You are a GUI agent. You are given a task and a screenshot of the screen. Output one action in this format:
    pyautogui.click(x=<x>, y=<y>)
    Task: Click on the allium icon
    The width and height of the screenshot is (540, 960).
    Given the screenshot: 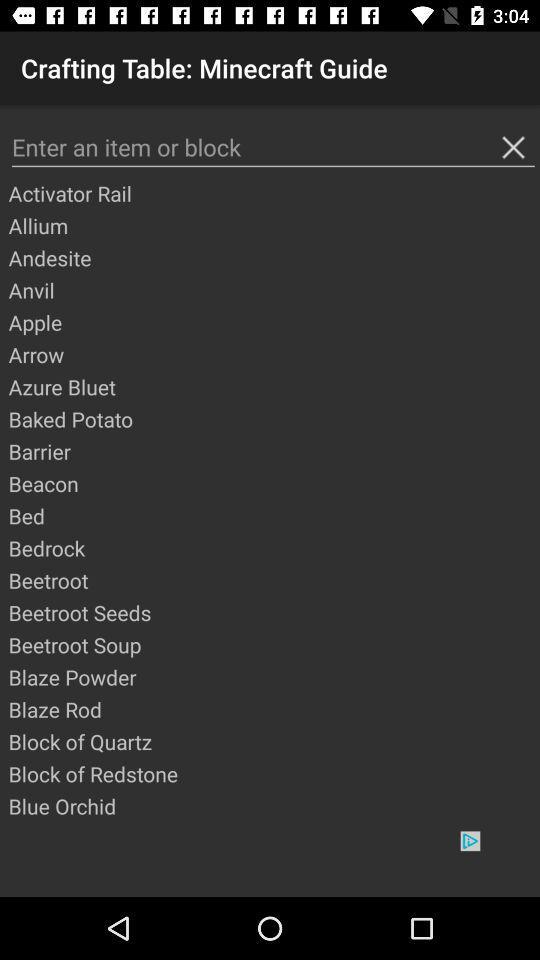 What is the action you would take?
    pyautogui.click(x=272, y=225)
    